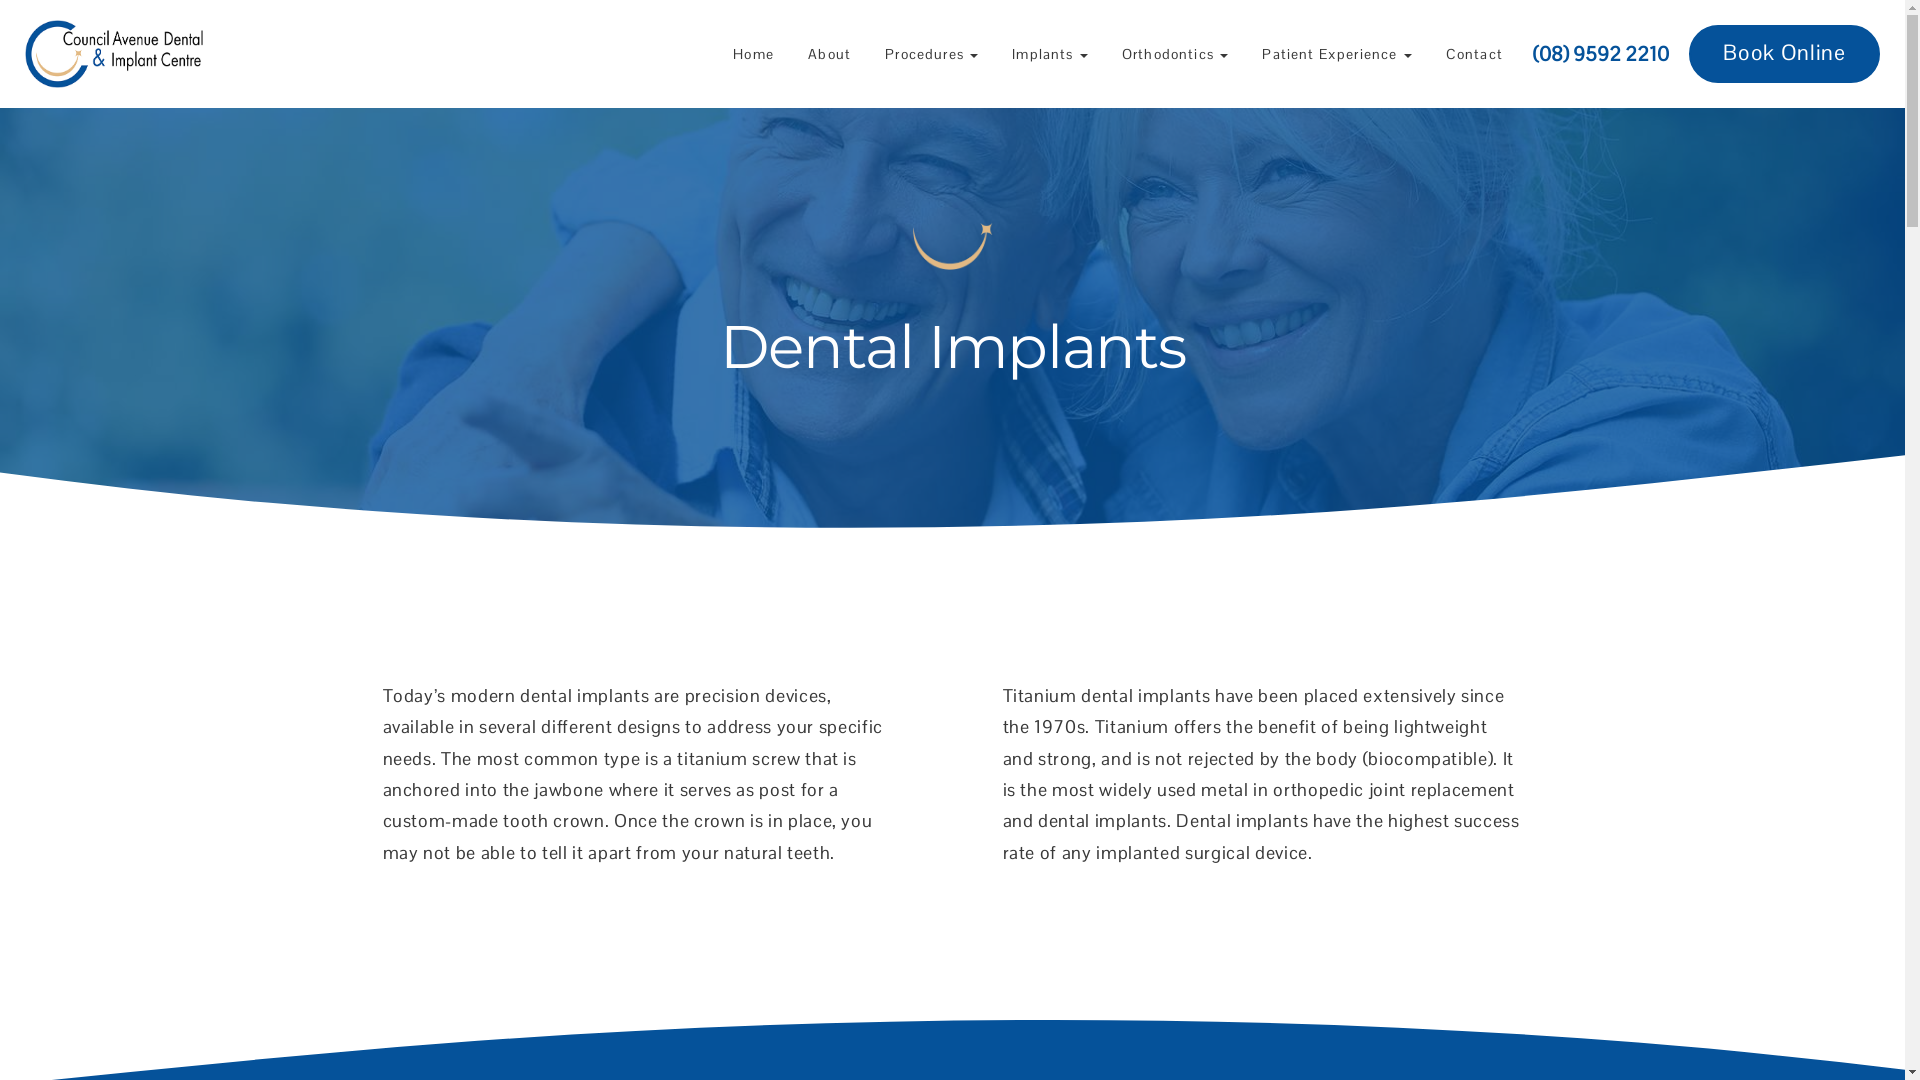  Describe the element at coordinates (869, 53) in the screenshot. I see `'Procedures'` at that location.